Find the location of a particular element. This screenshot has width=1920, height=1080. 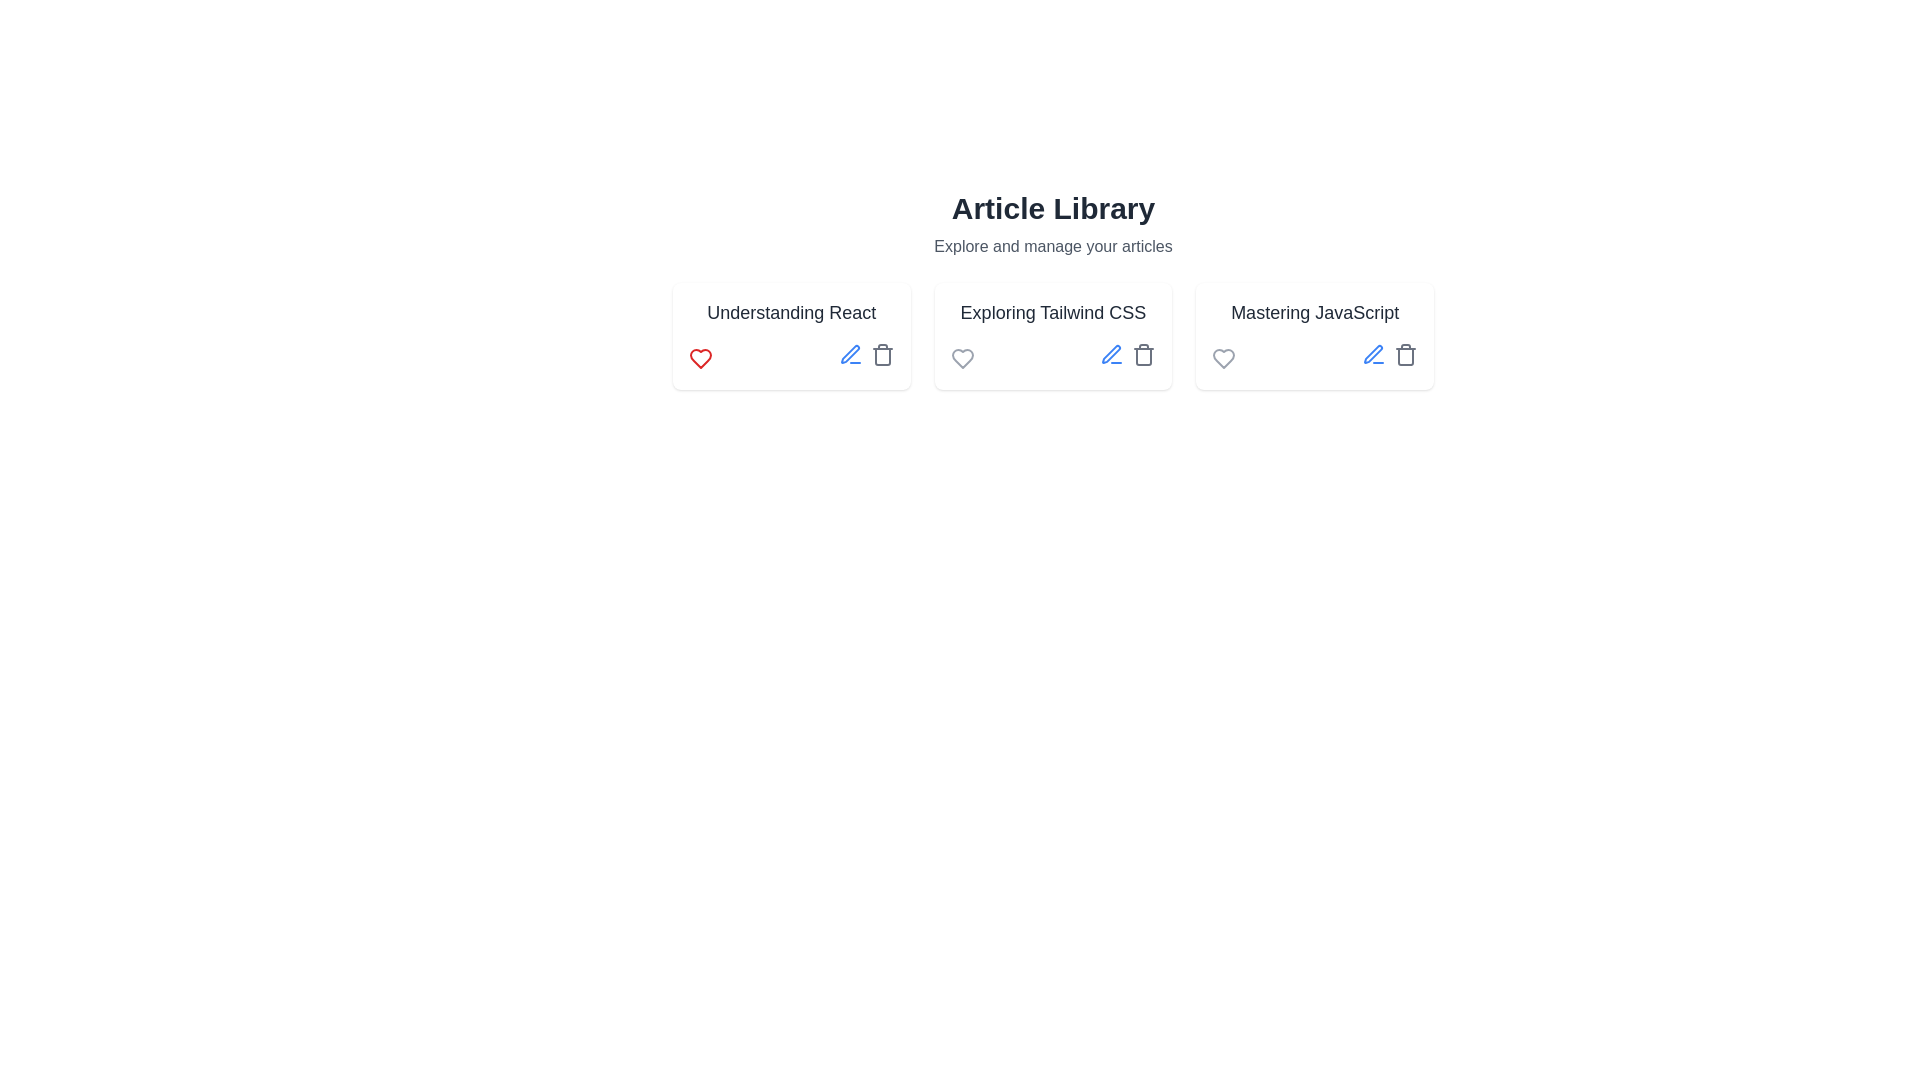

the gray trash can icon button, which changes color to red when hovered, located in the horizontal row of icons under the 'Understanding React' card in the 'Article Library' interface is located at coordinates (881, 353).